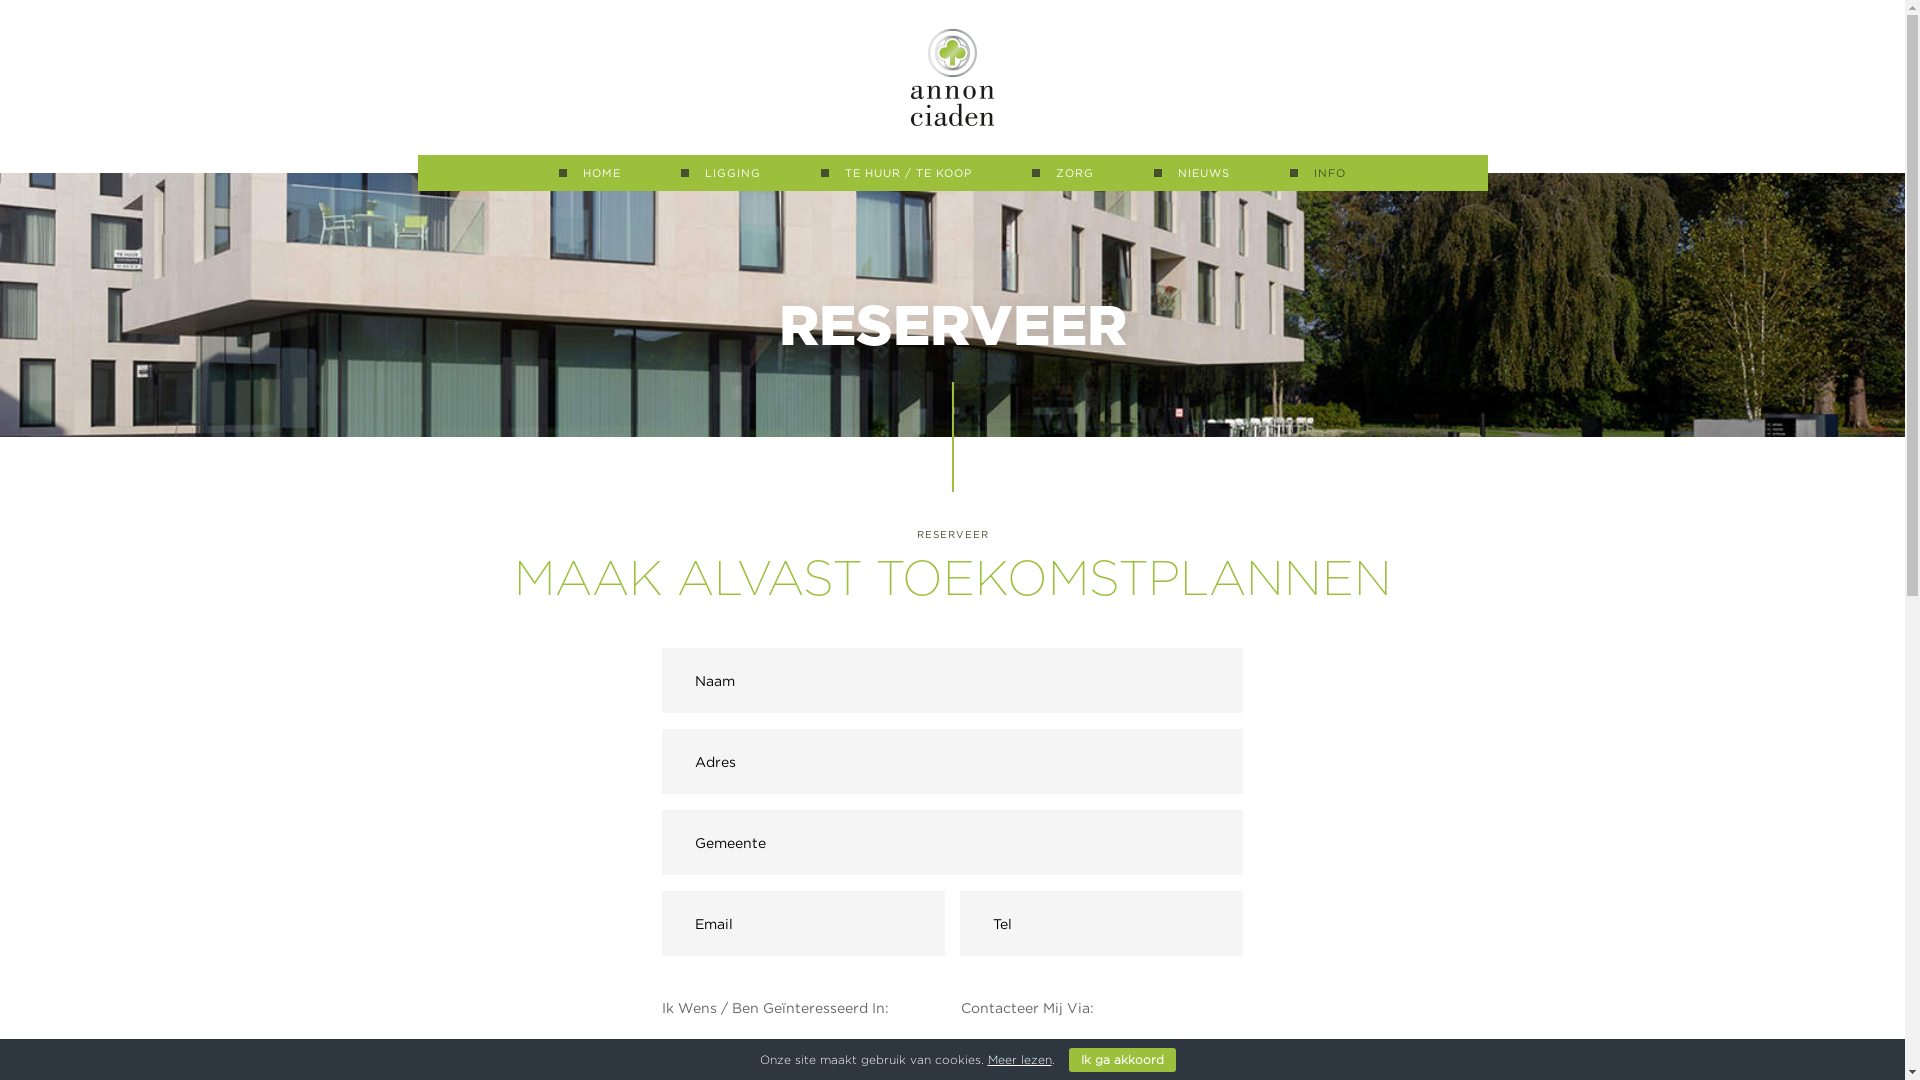 The height and width of the screenshot is (1080, 1920). What do you see at coordinates (951, 76) in the screenshot?
I see `'main-logo'` at bounding box center [951, 76].